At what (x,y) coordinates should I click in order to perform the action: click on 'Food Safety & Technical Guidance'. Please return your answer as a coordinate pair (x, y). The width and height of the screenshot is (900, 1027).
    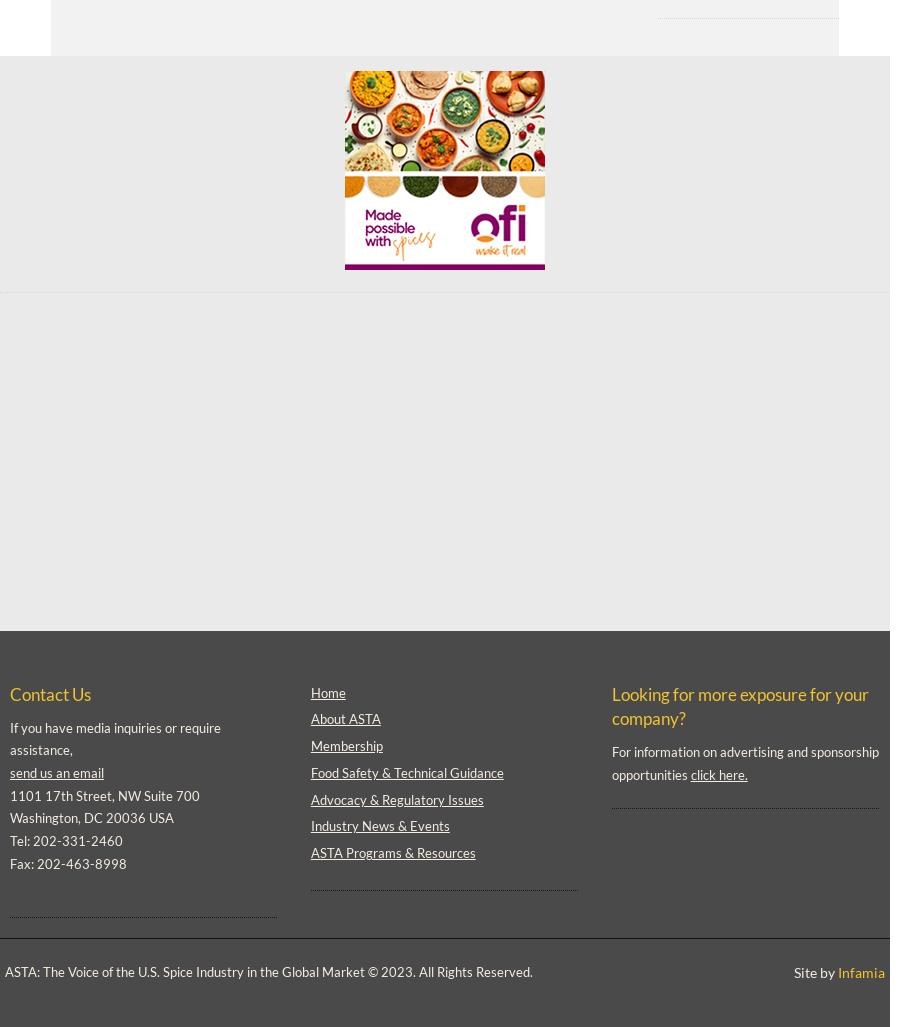
    Looking at the image, I should click on (406, 771).